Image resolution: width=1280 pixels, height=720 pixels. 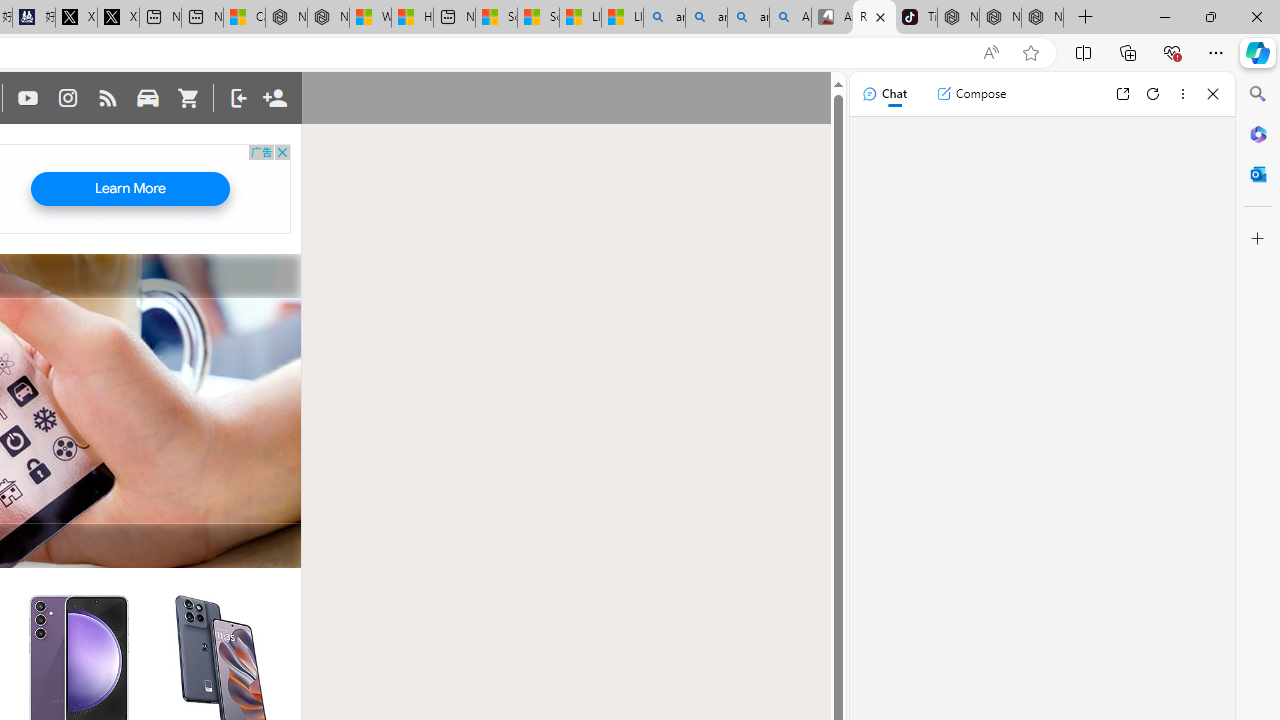 I want to click on 'Wildlife - MSN', so click(x=369, y=17).